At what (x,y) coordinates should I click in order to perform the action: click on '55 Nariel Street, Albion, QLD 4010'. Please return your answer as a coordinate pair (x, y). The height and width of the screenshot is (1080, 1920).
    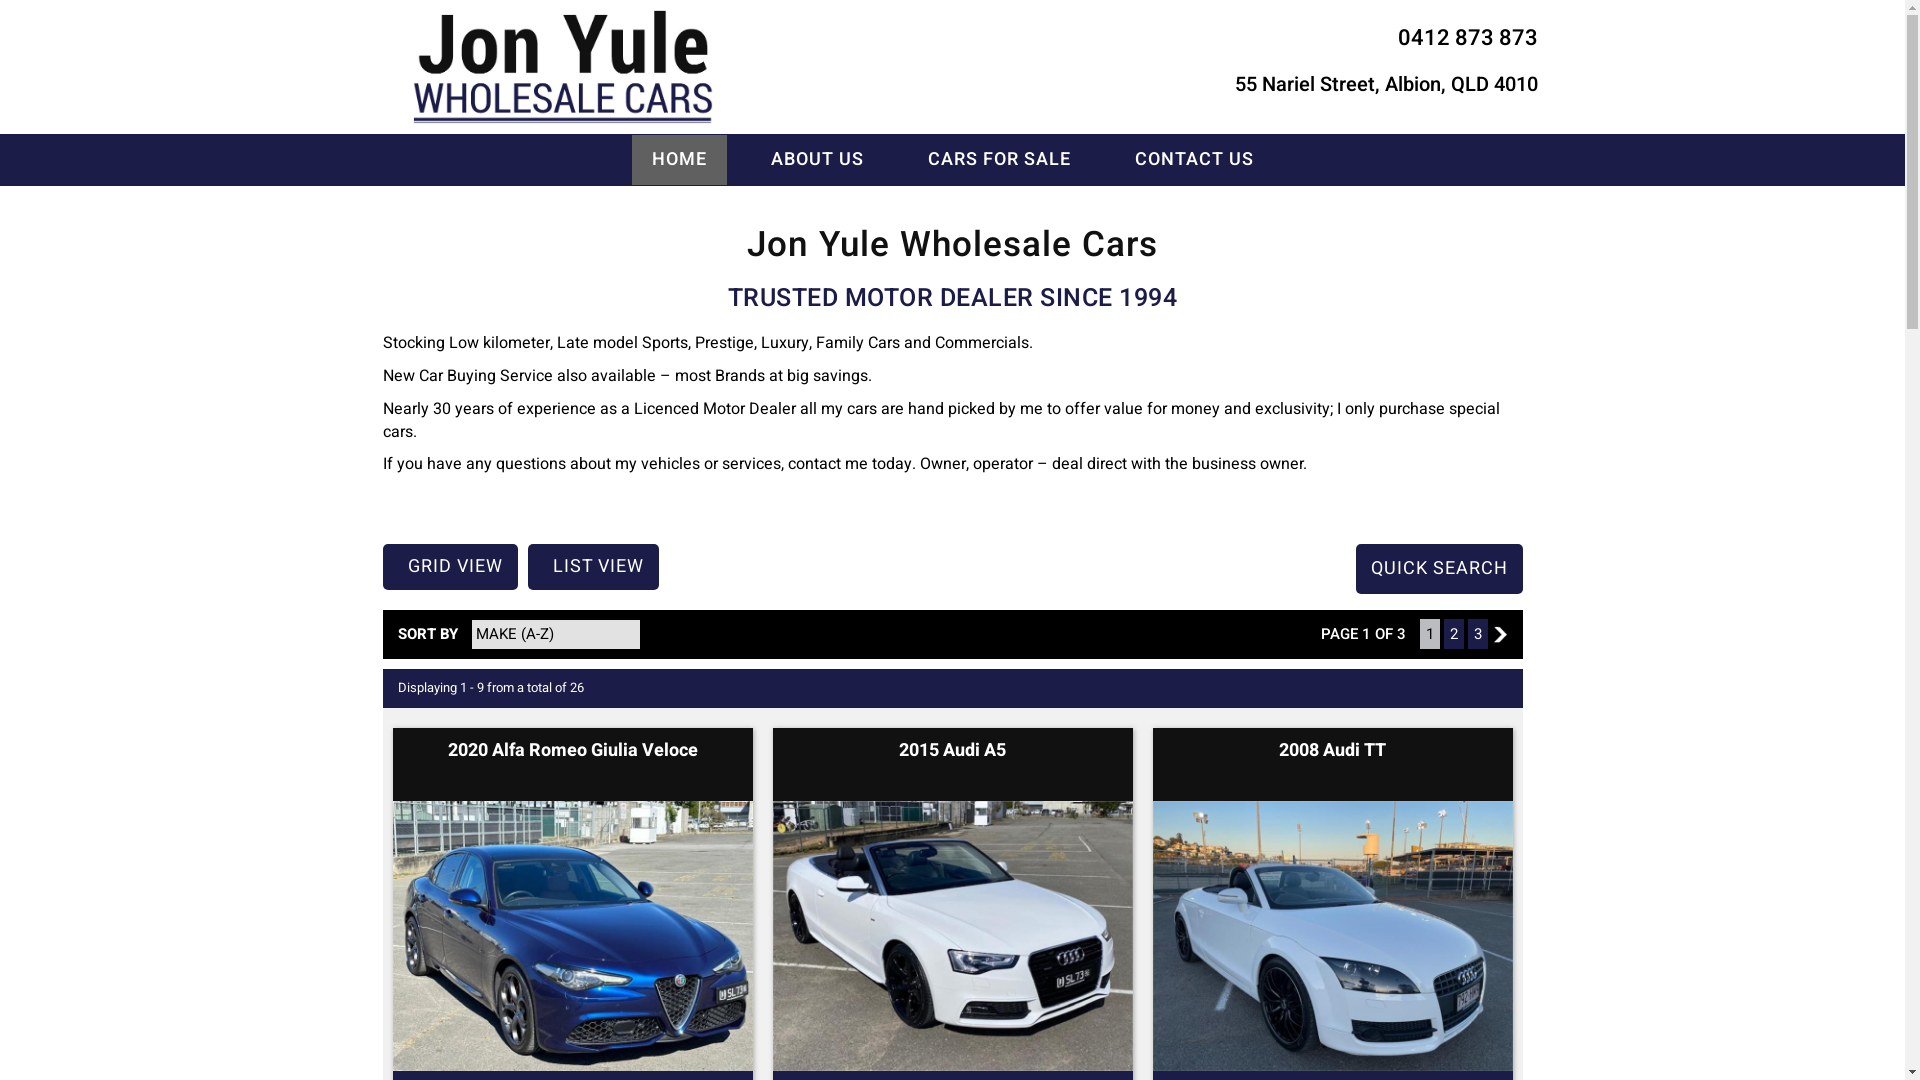
    Looking at the image, I should click on (1384, 84).